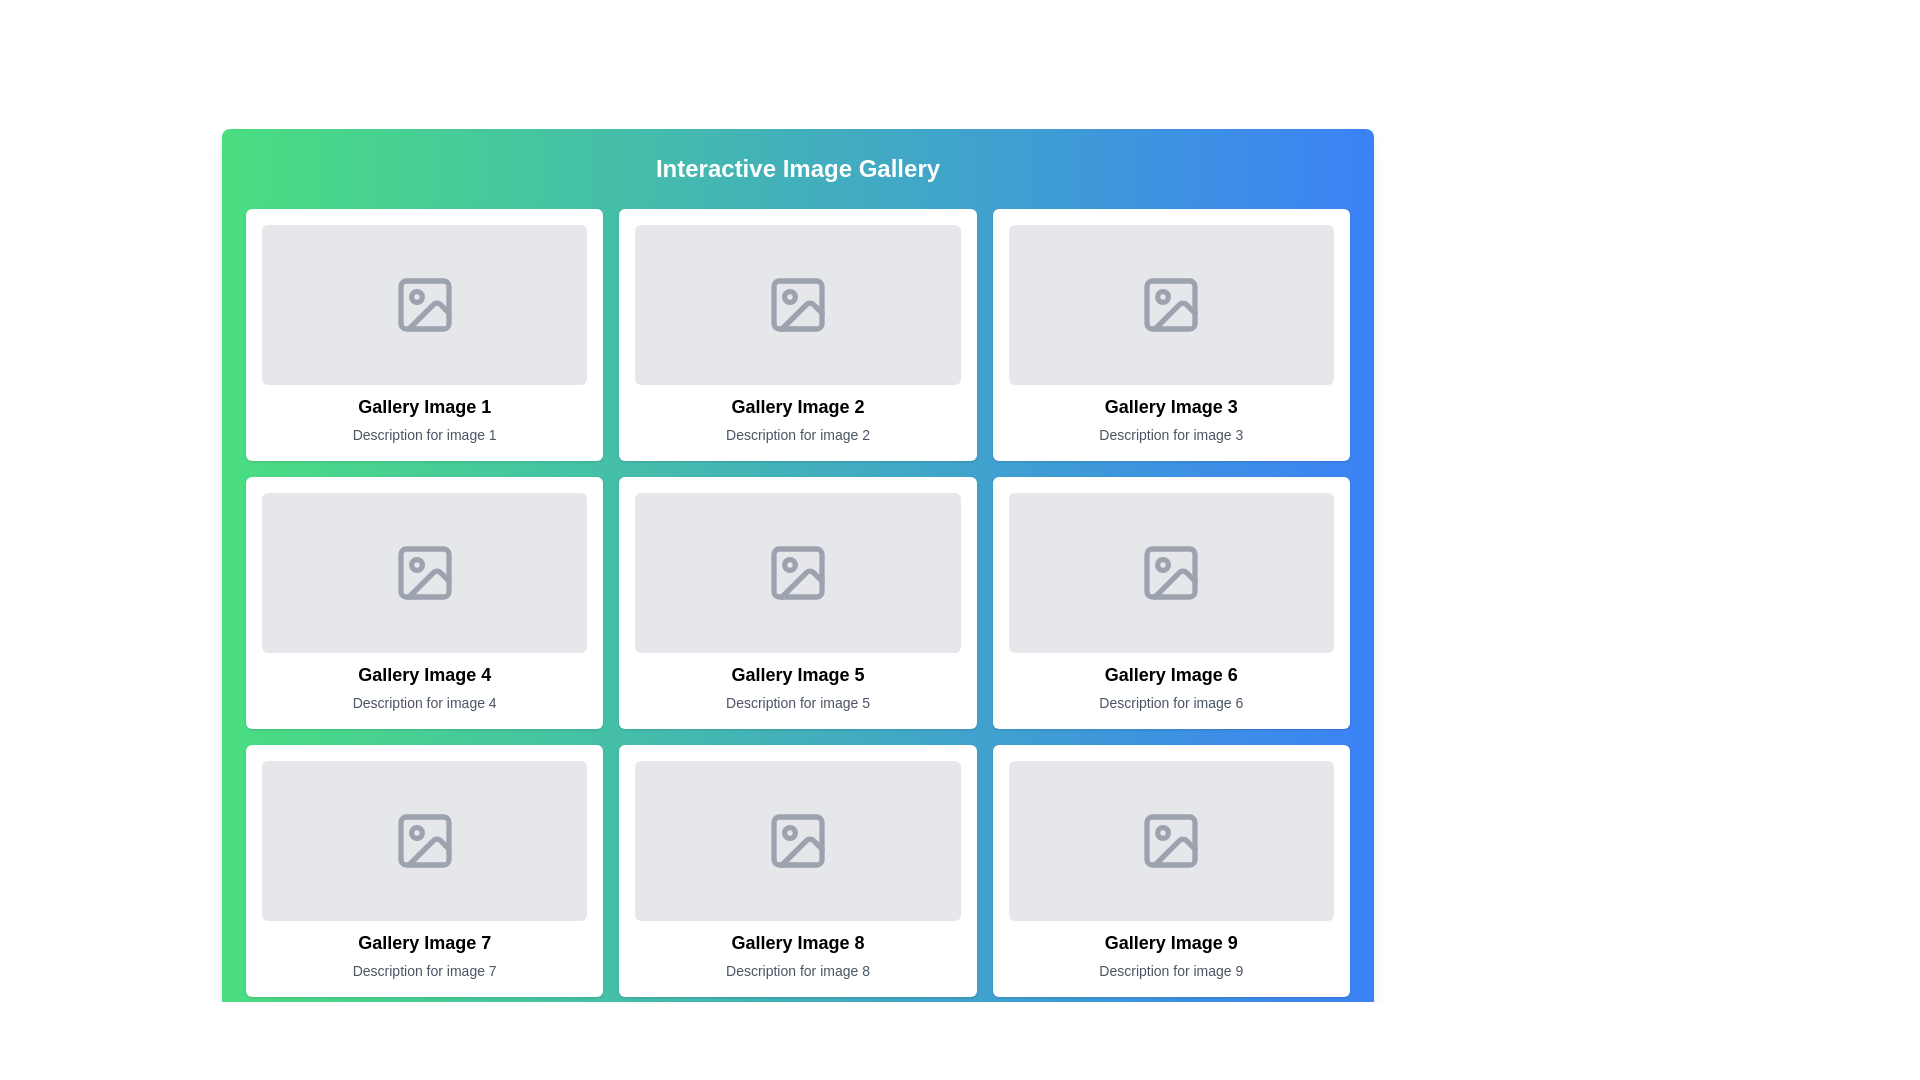 The width and height of the screenshot is (1920, 1080). What do you see at coordinates (423, 434) in the screenshot?
I see `text label that contains 'Description for image 1', which is styled in gray and located below the title 'Gallery Image 1' in the first gallery item` at bounding box center [423, 434].